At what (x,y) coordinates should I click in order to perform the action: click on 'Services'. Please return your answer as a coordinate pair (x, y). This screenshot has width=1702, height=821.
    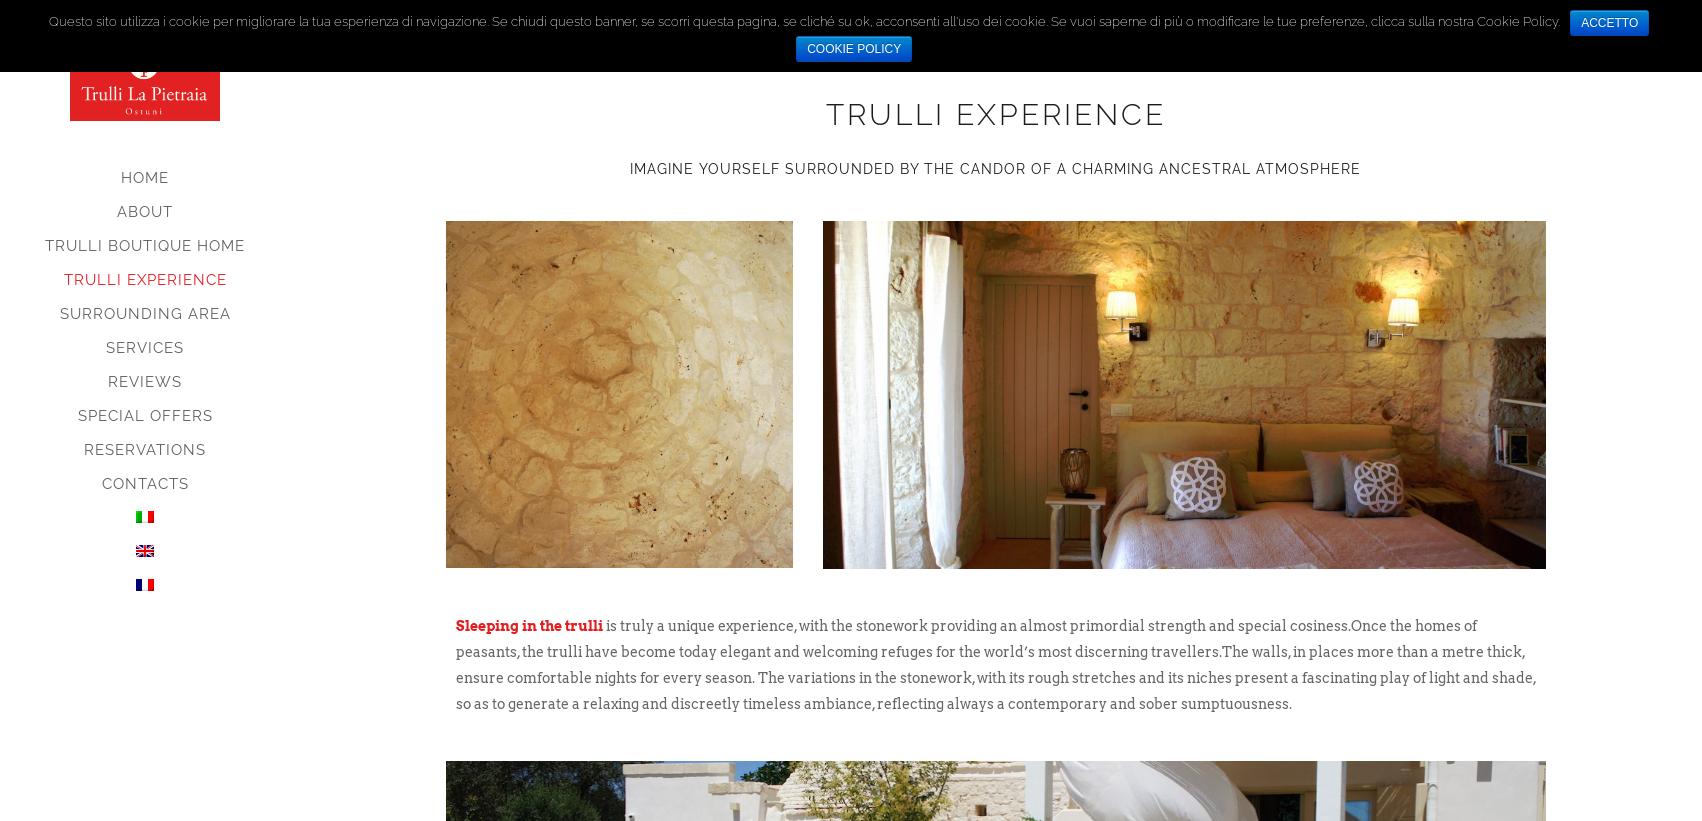
    Looking at the image, I should click on (106, 347).